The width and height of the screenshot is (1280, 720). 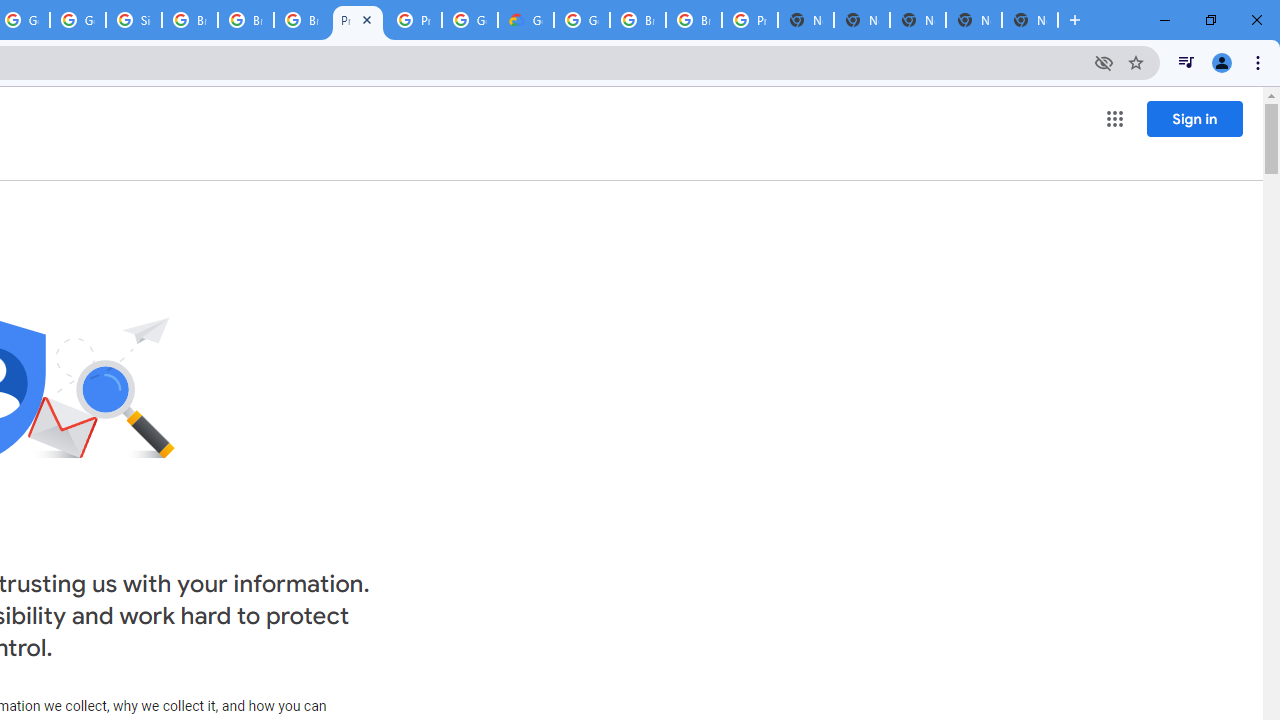 I want to click on 'Browse Chrome as a guest - Computer - Google Chrome Help', so click(x=301, y=20).